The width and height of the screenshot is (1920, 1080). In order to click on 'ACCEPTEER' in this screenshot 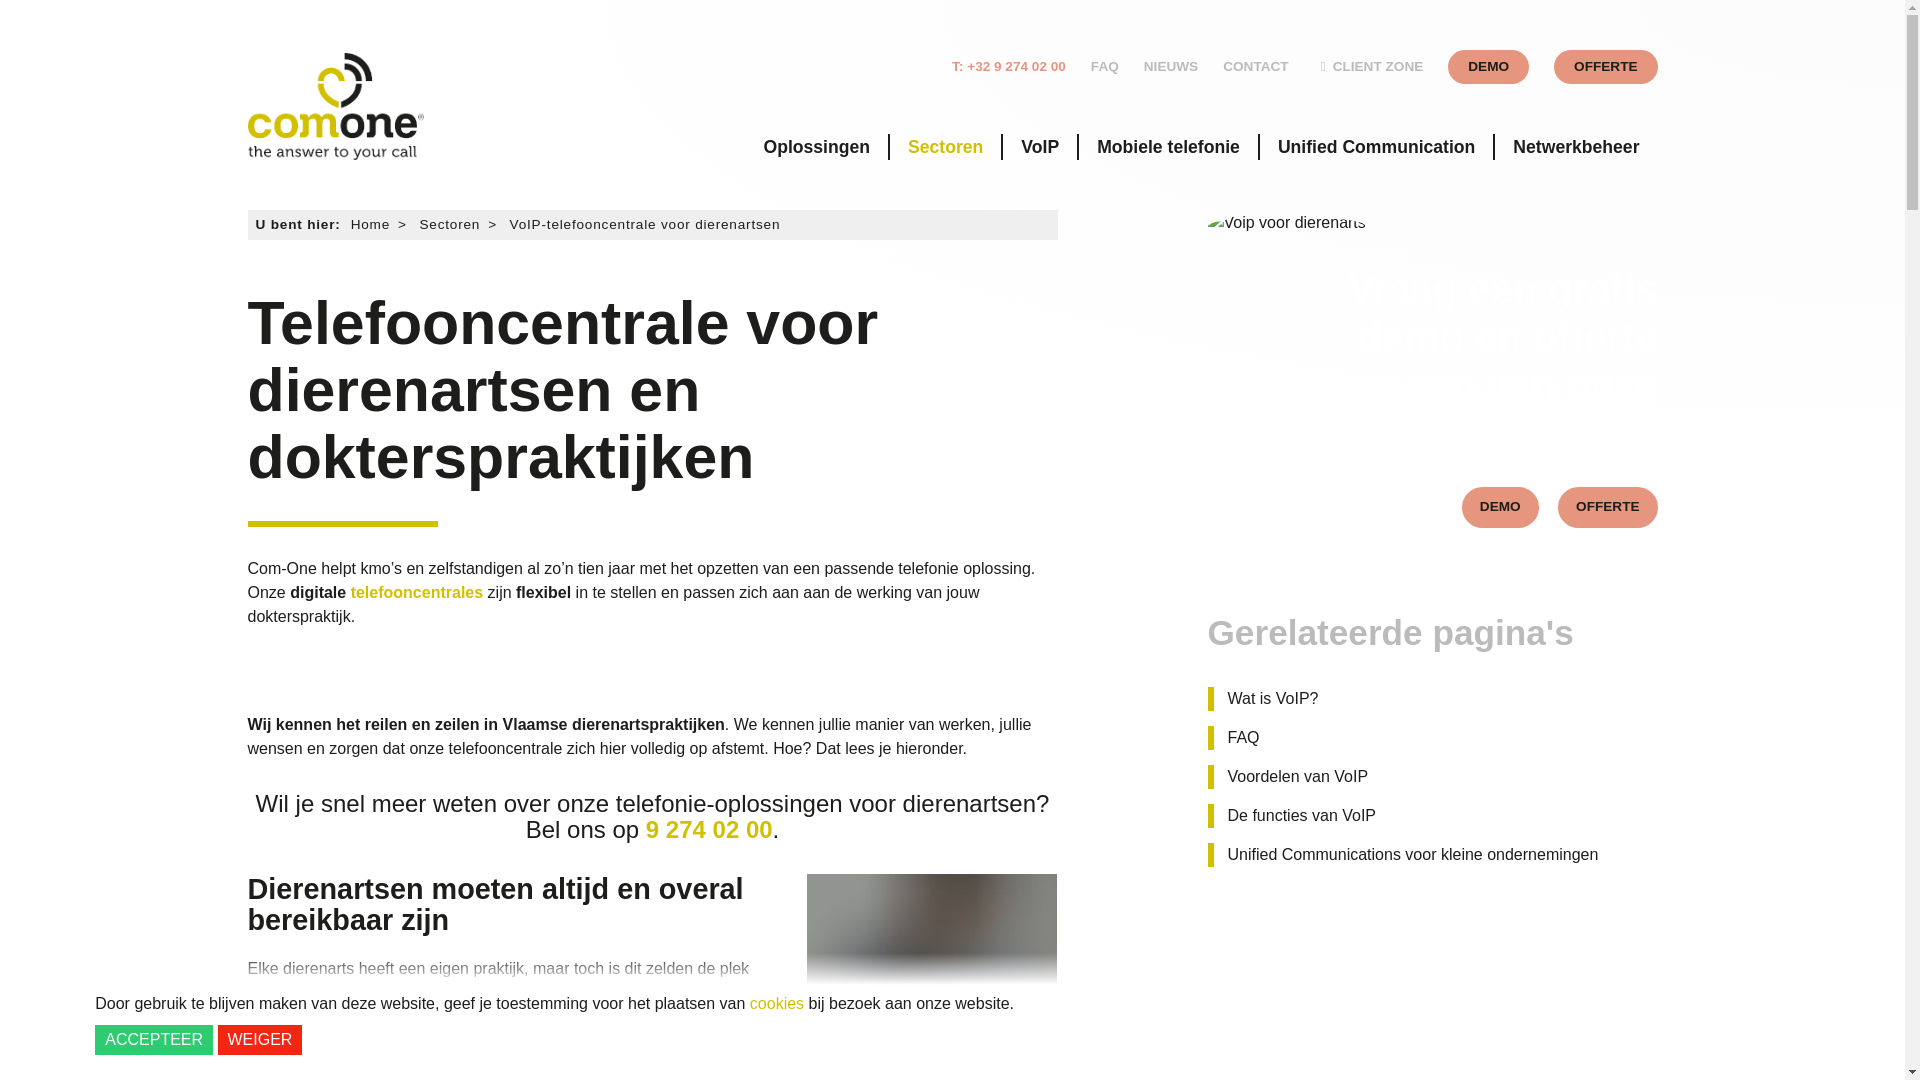, I will do `click(152, 1039)`.